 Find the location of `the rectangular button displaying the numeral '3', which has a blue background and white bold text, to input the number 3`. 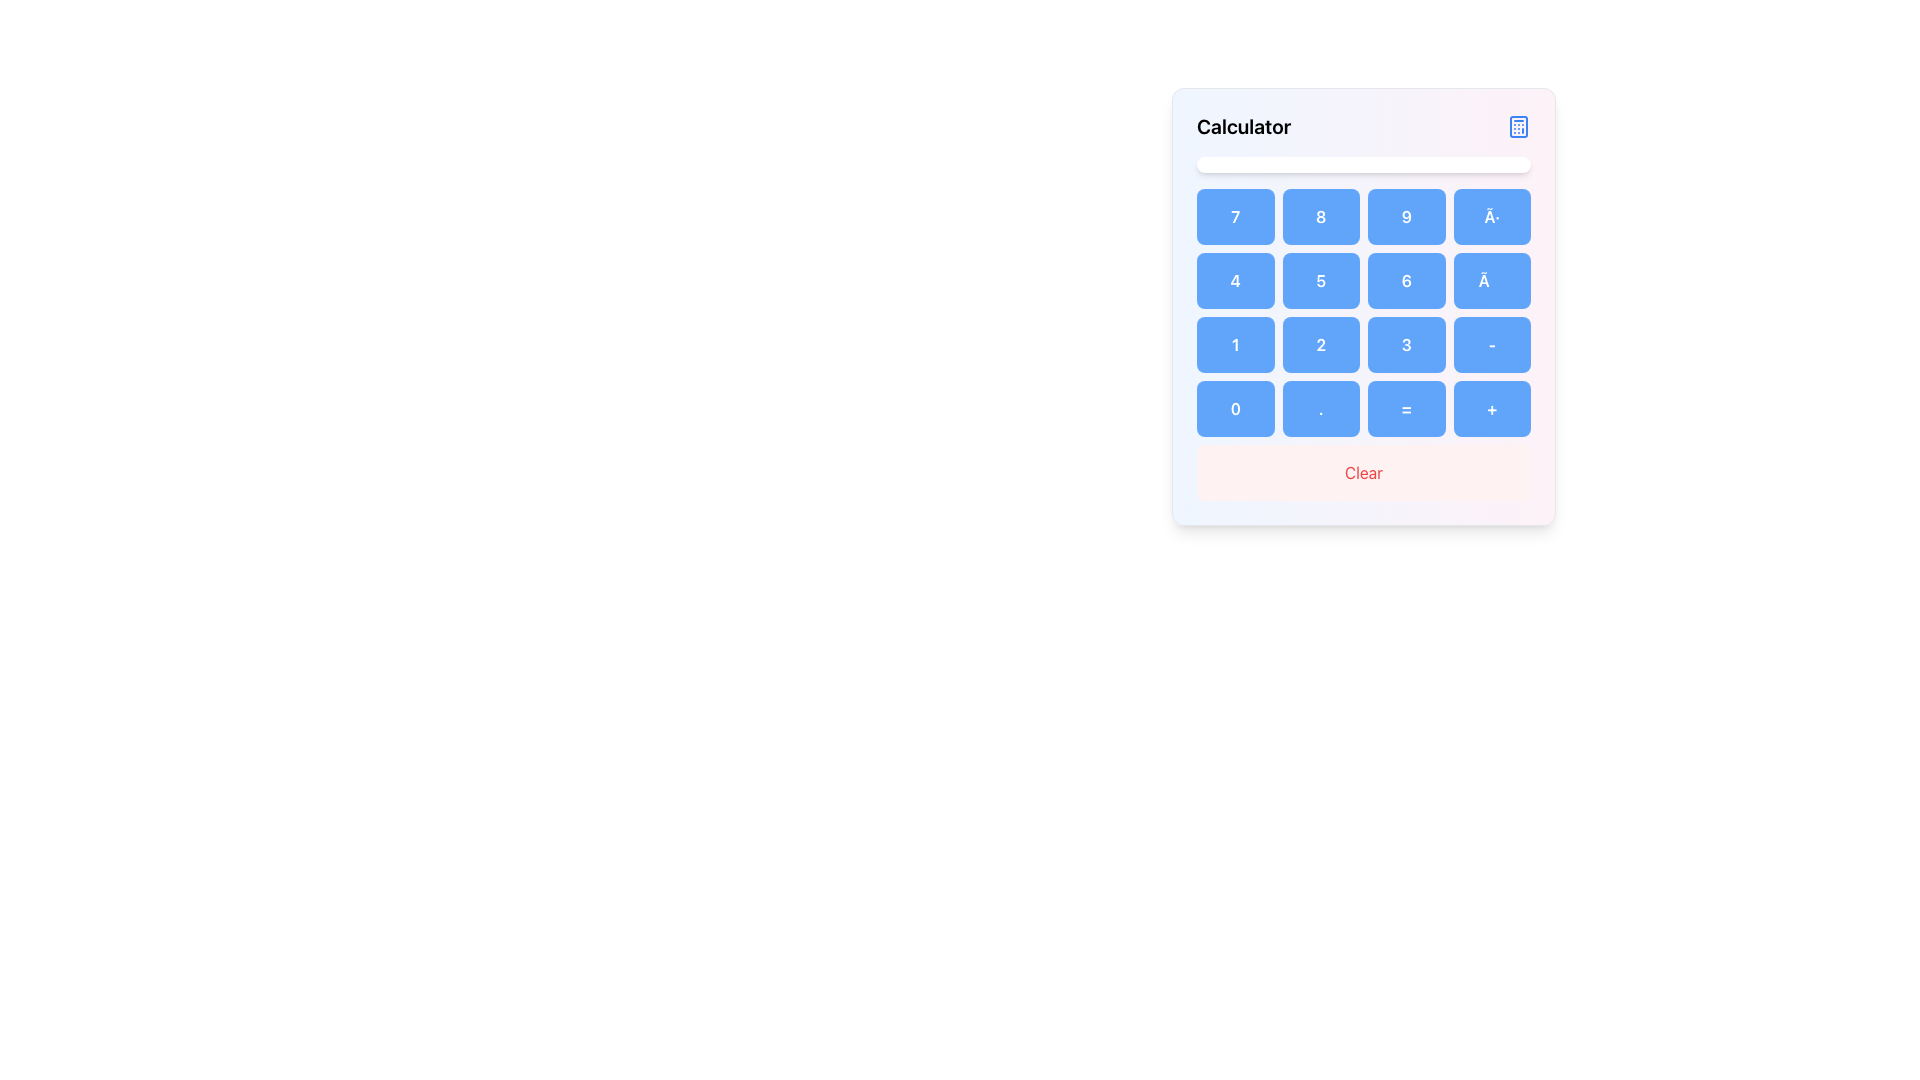

the rectangular button displaying the numeral '3', which has a blue background and white bold text, to input the number 3 is located at coordinates (1405, 343).